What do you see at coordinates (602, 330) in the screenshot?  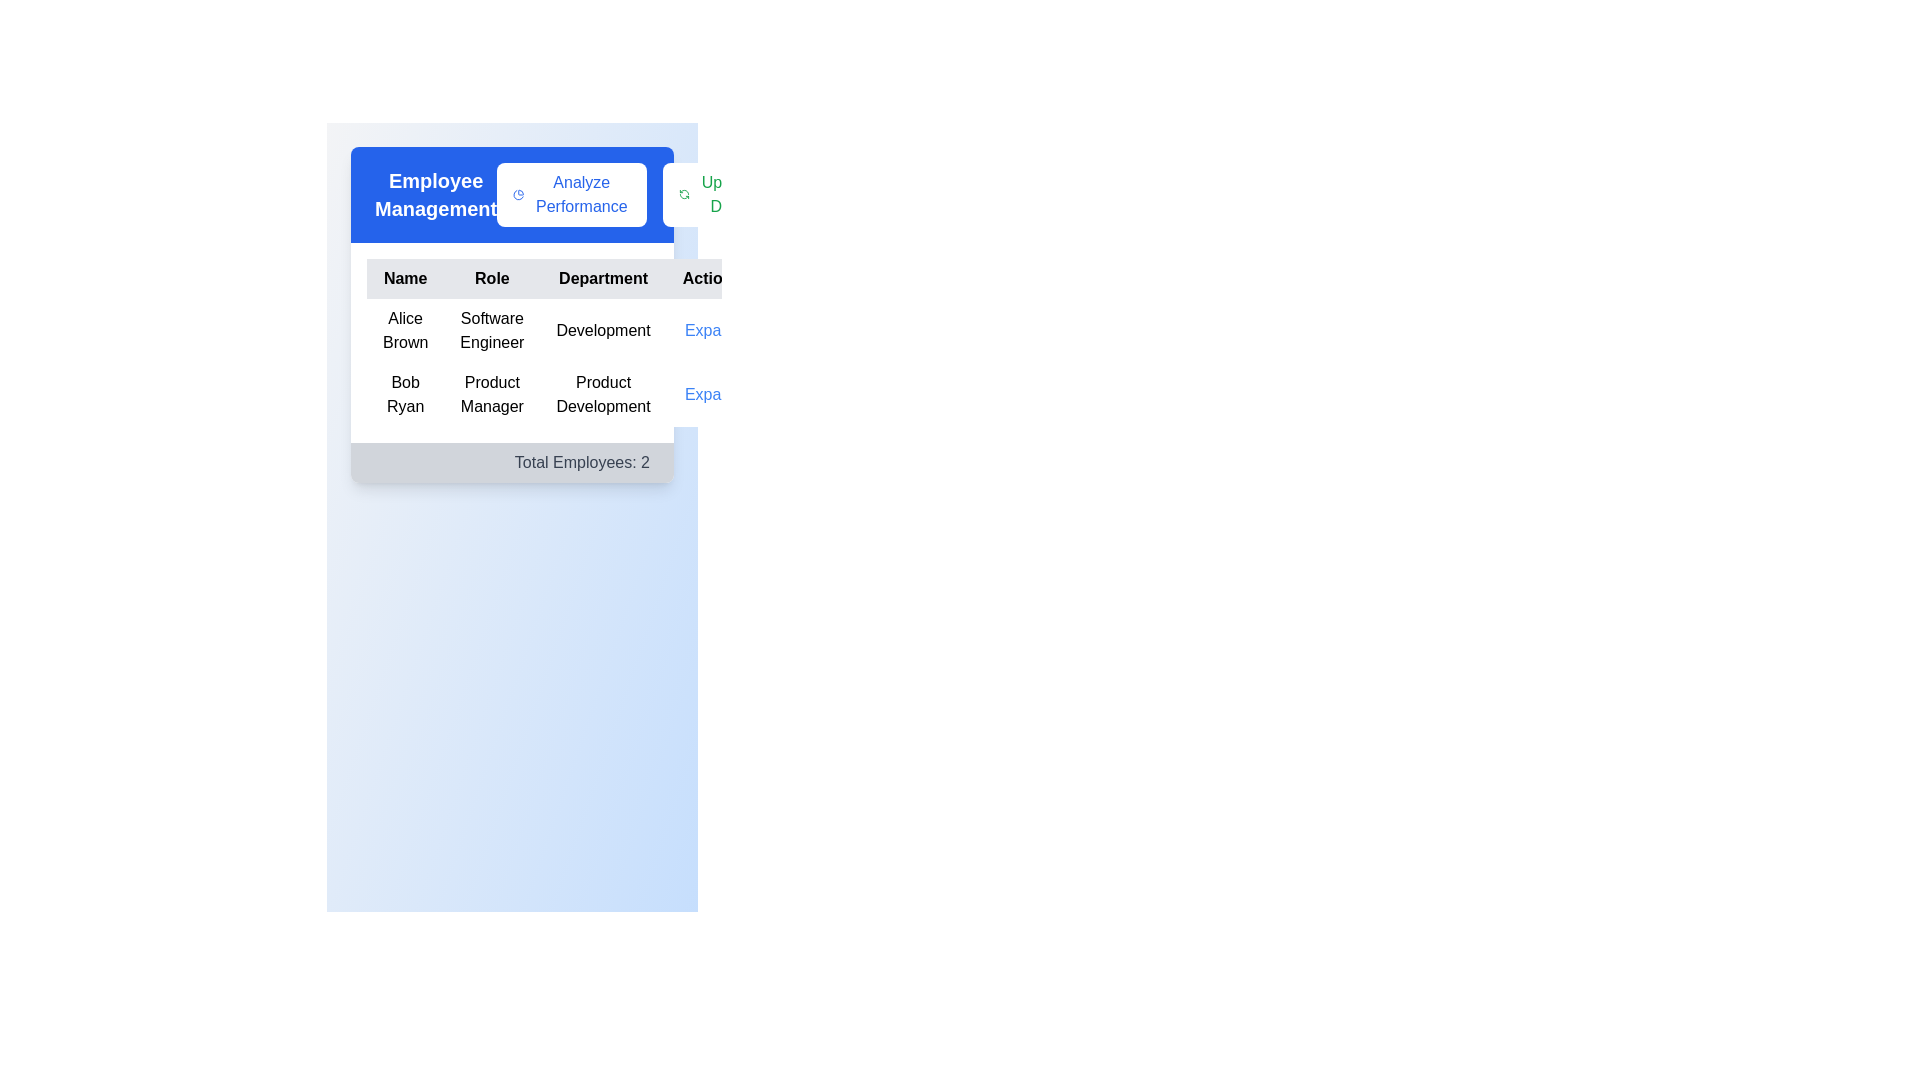 I see `the 'Development' department information for Alice Brown, which is located in the third column of the first row under the 'Department' heading in the table` at bounding box center [602, 330].